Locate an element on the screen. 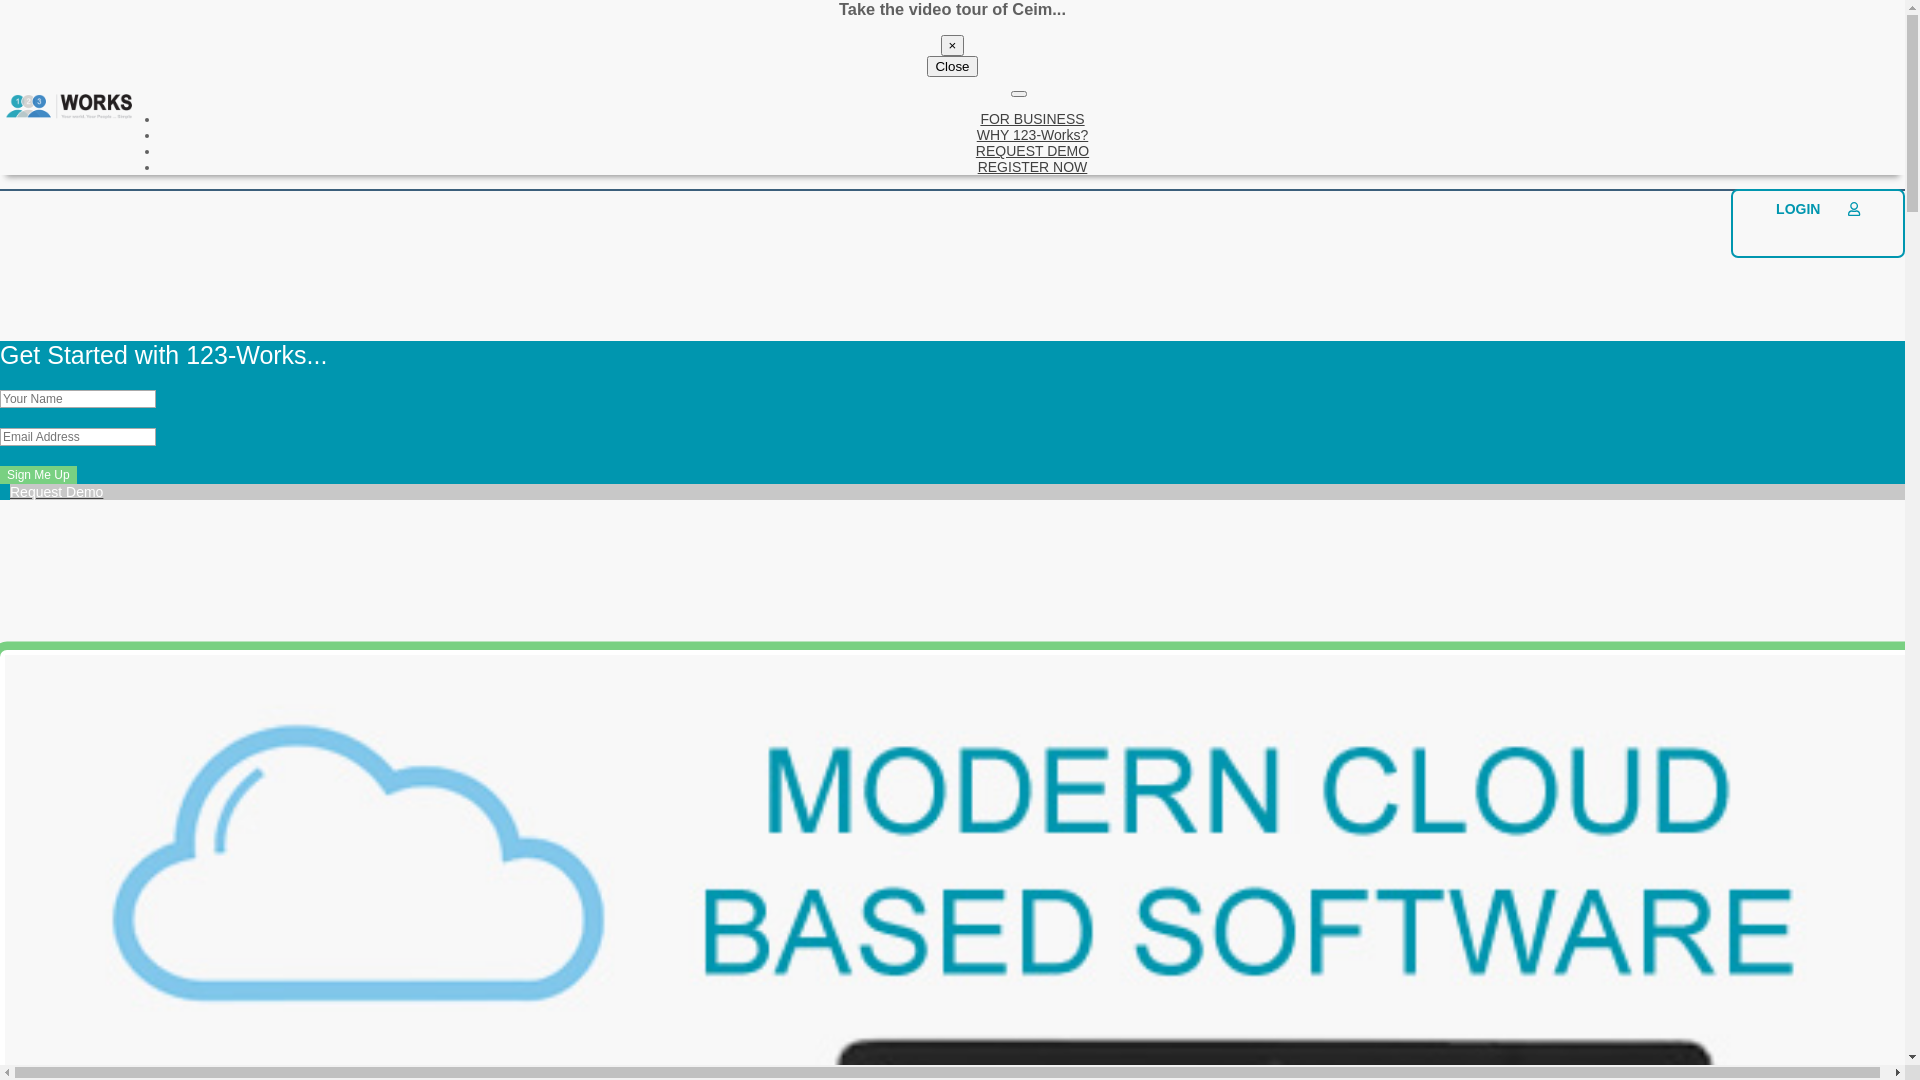 The image size is (1920, 1080). 'Close' is located at coordinates (950, 65).